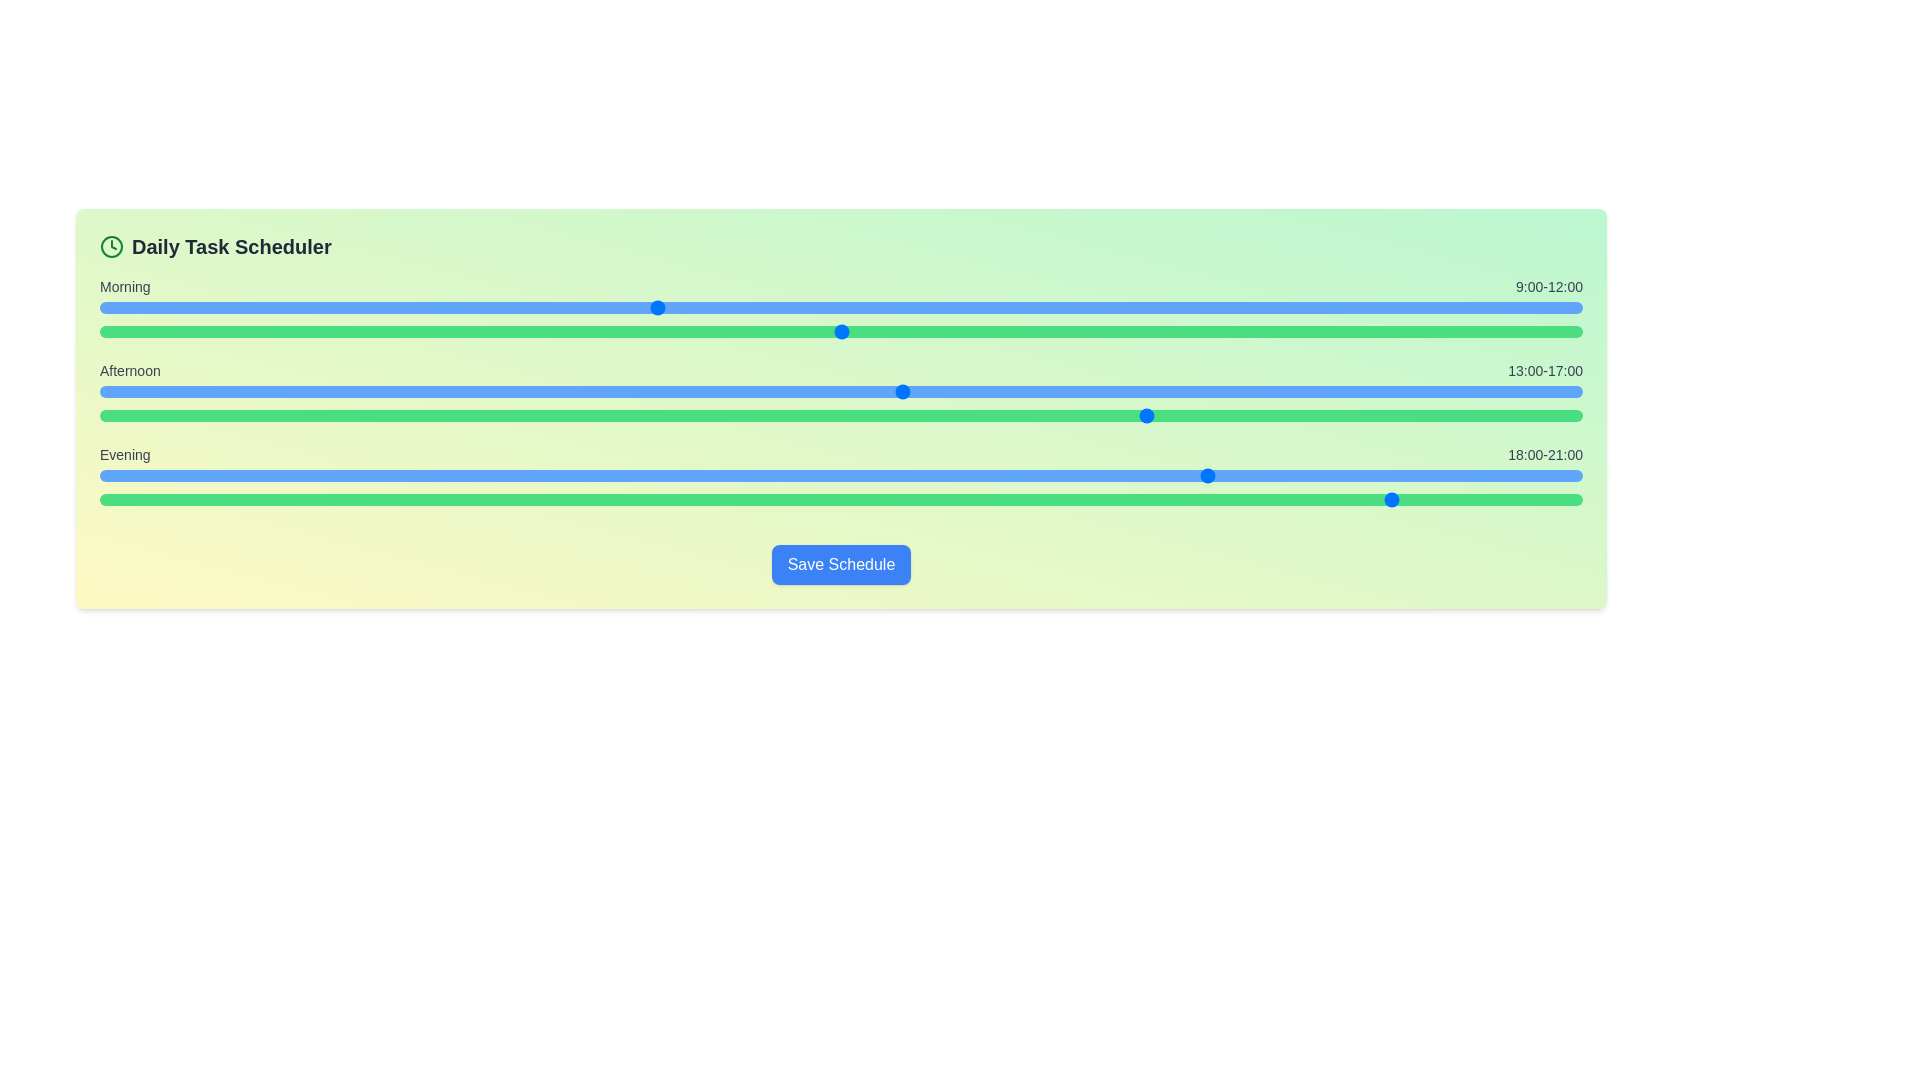 This screenshot has width=1920, height=1080. What do you see at coordinates (223, 308) in the screenshot?
I see `the start time for the Morning period to 2 hours` at bounding box center [223, 308].